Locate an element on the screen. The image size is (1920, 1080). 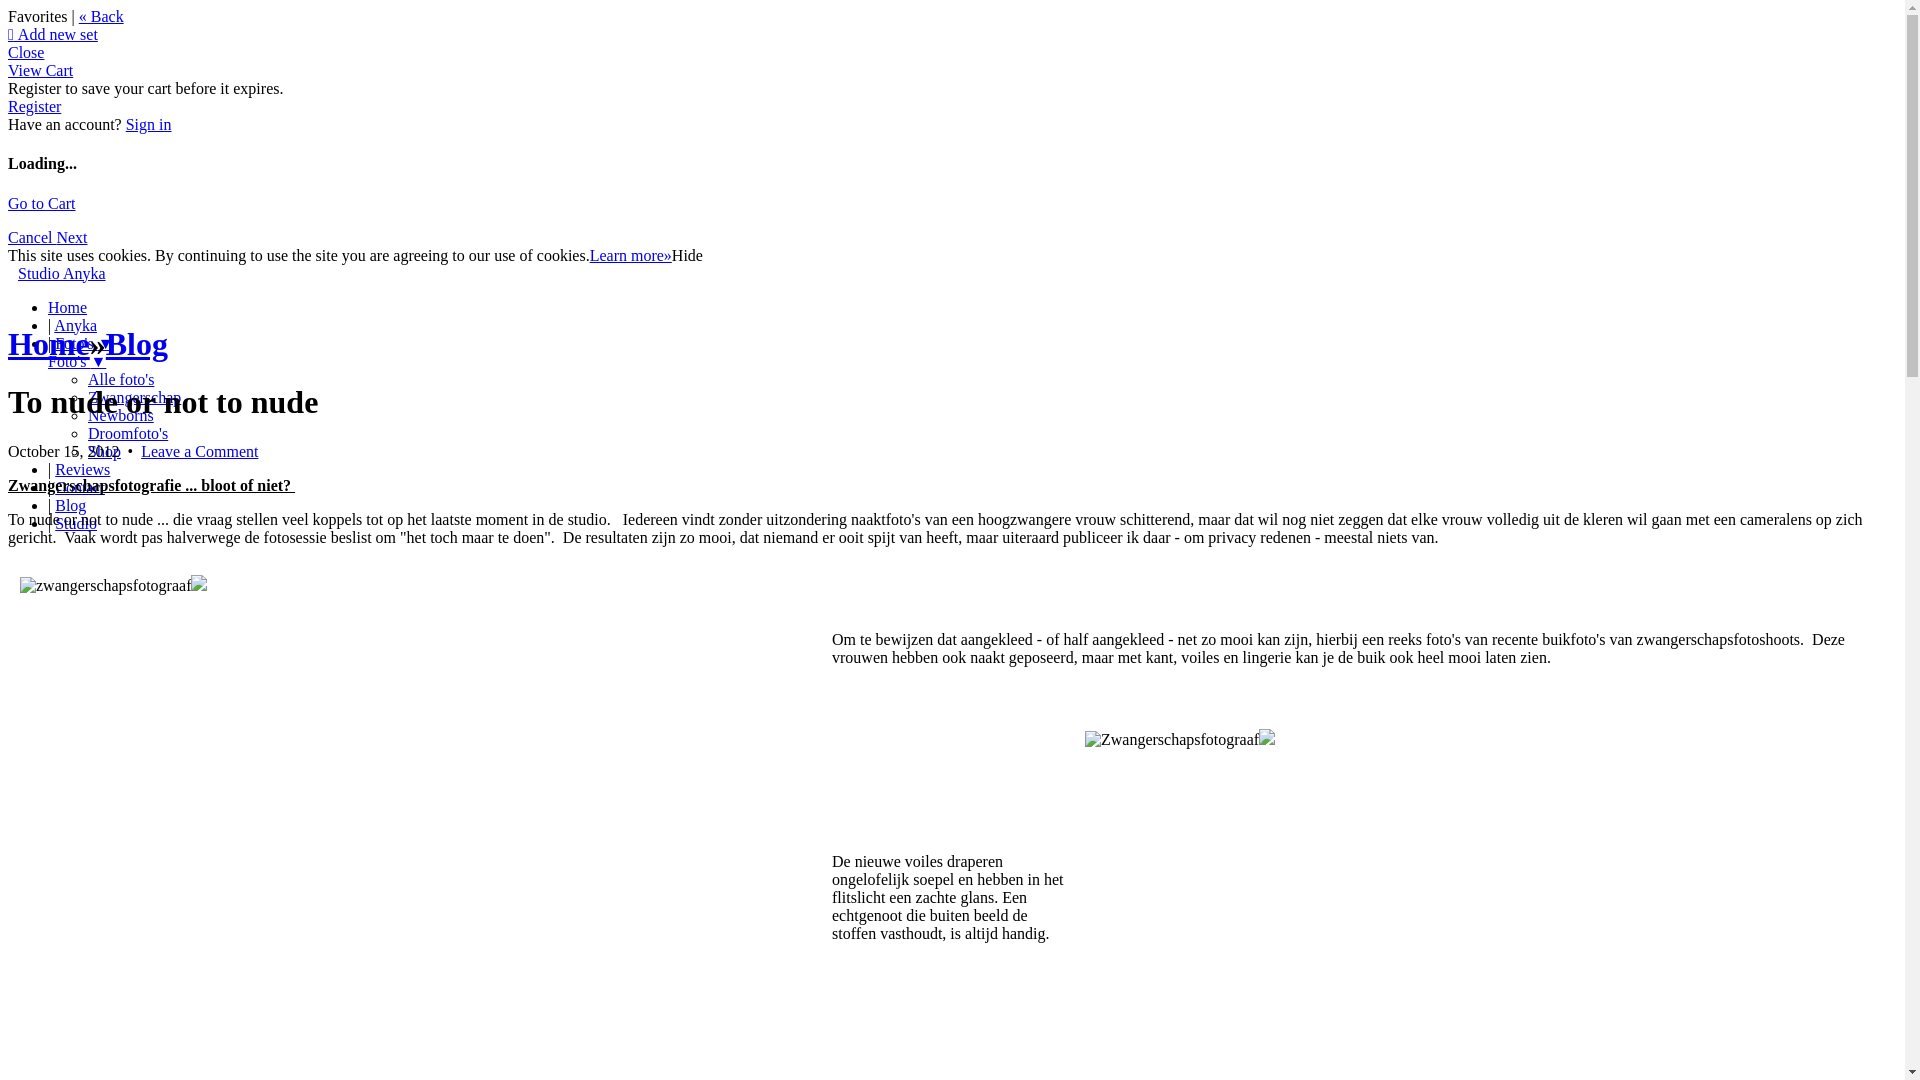
'Leave a Comment' is located at coordinates (199, 451).